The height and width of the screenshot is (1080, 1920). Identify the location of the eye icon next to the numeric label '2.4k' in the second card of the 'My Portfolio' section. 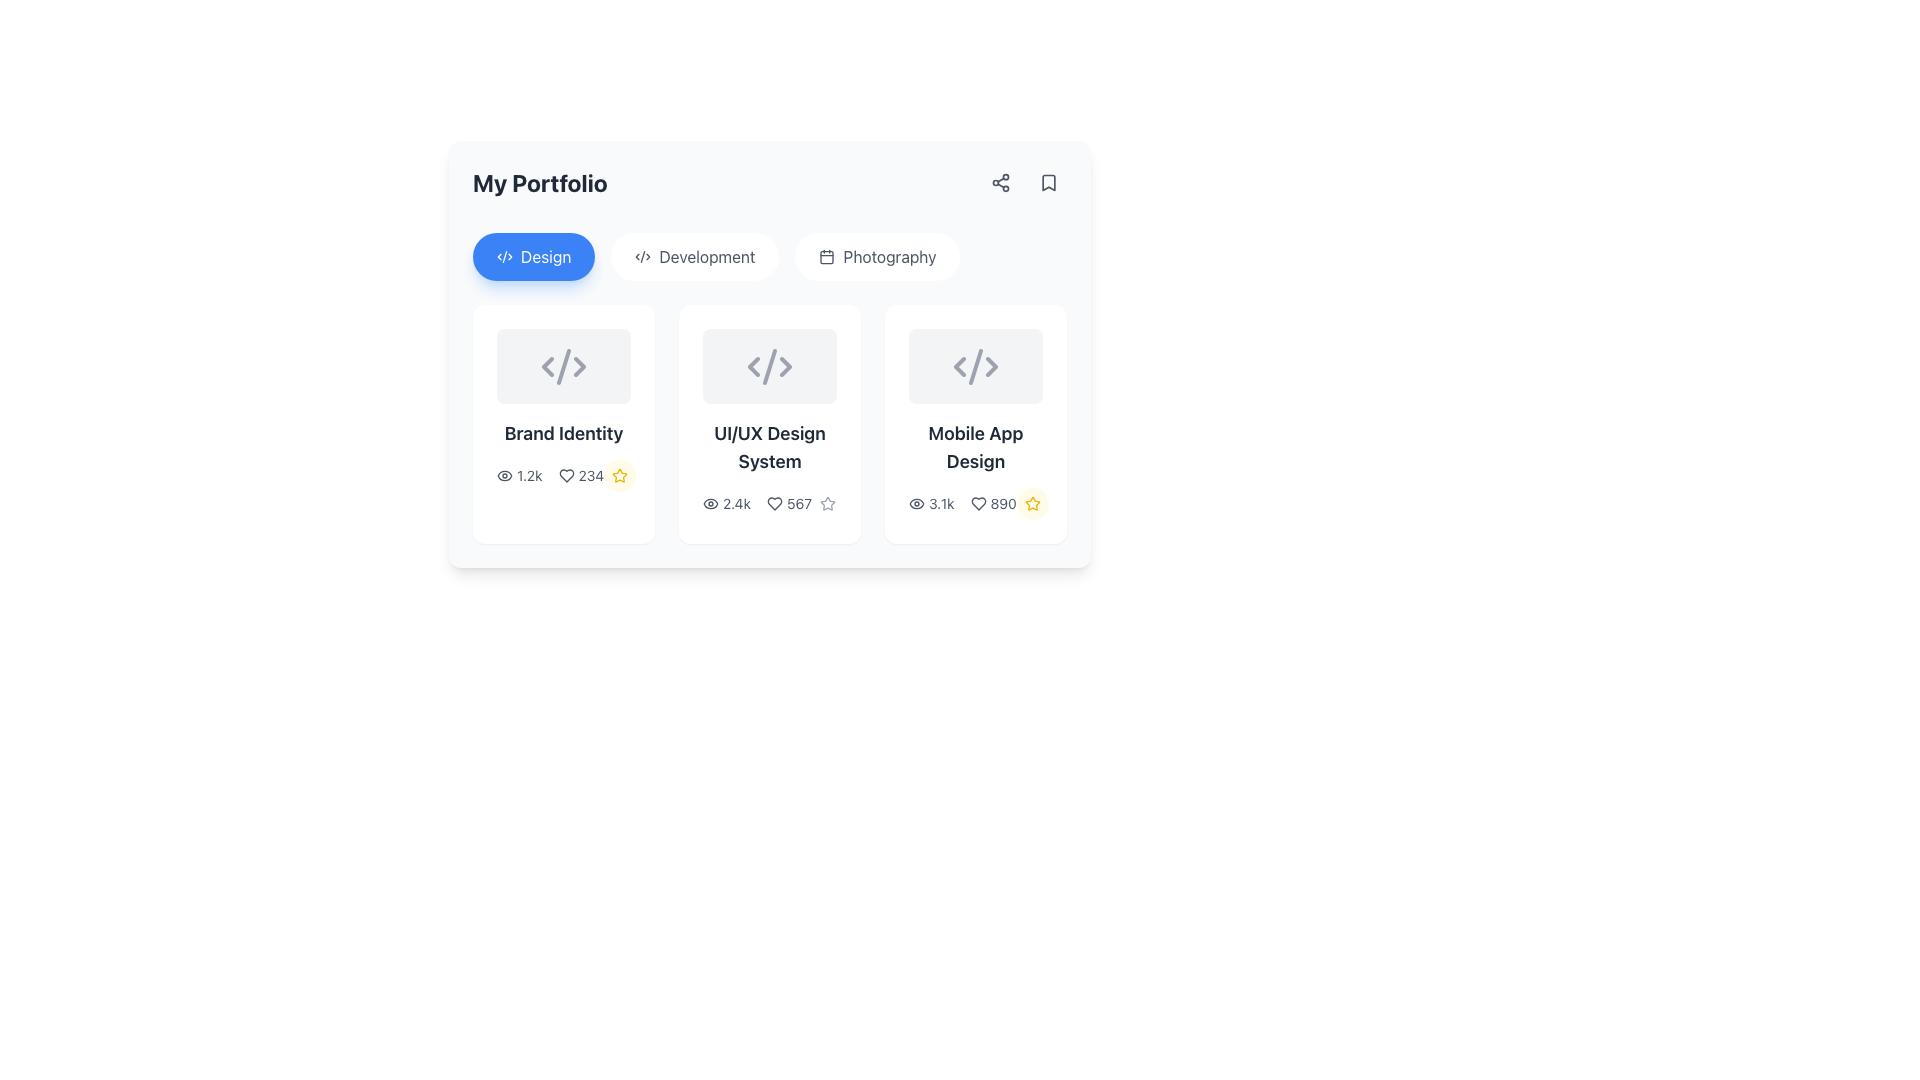
(726, 503).